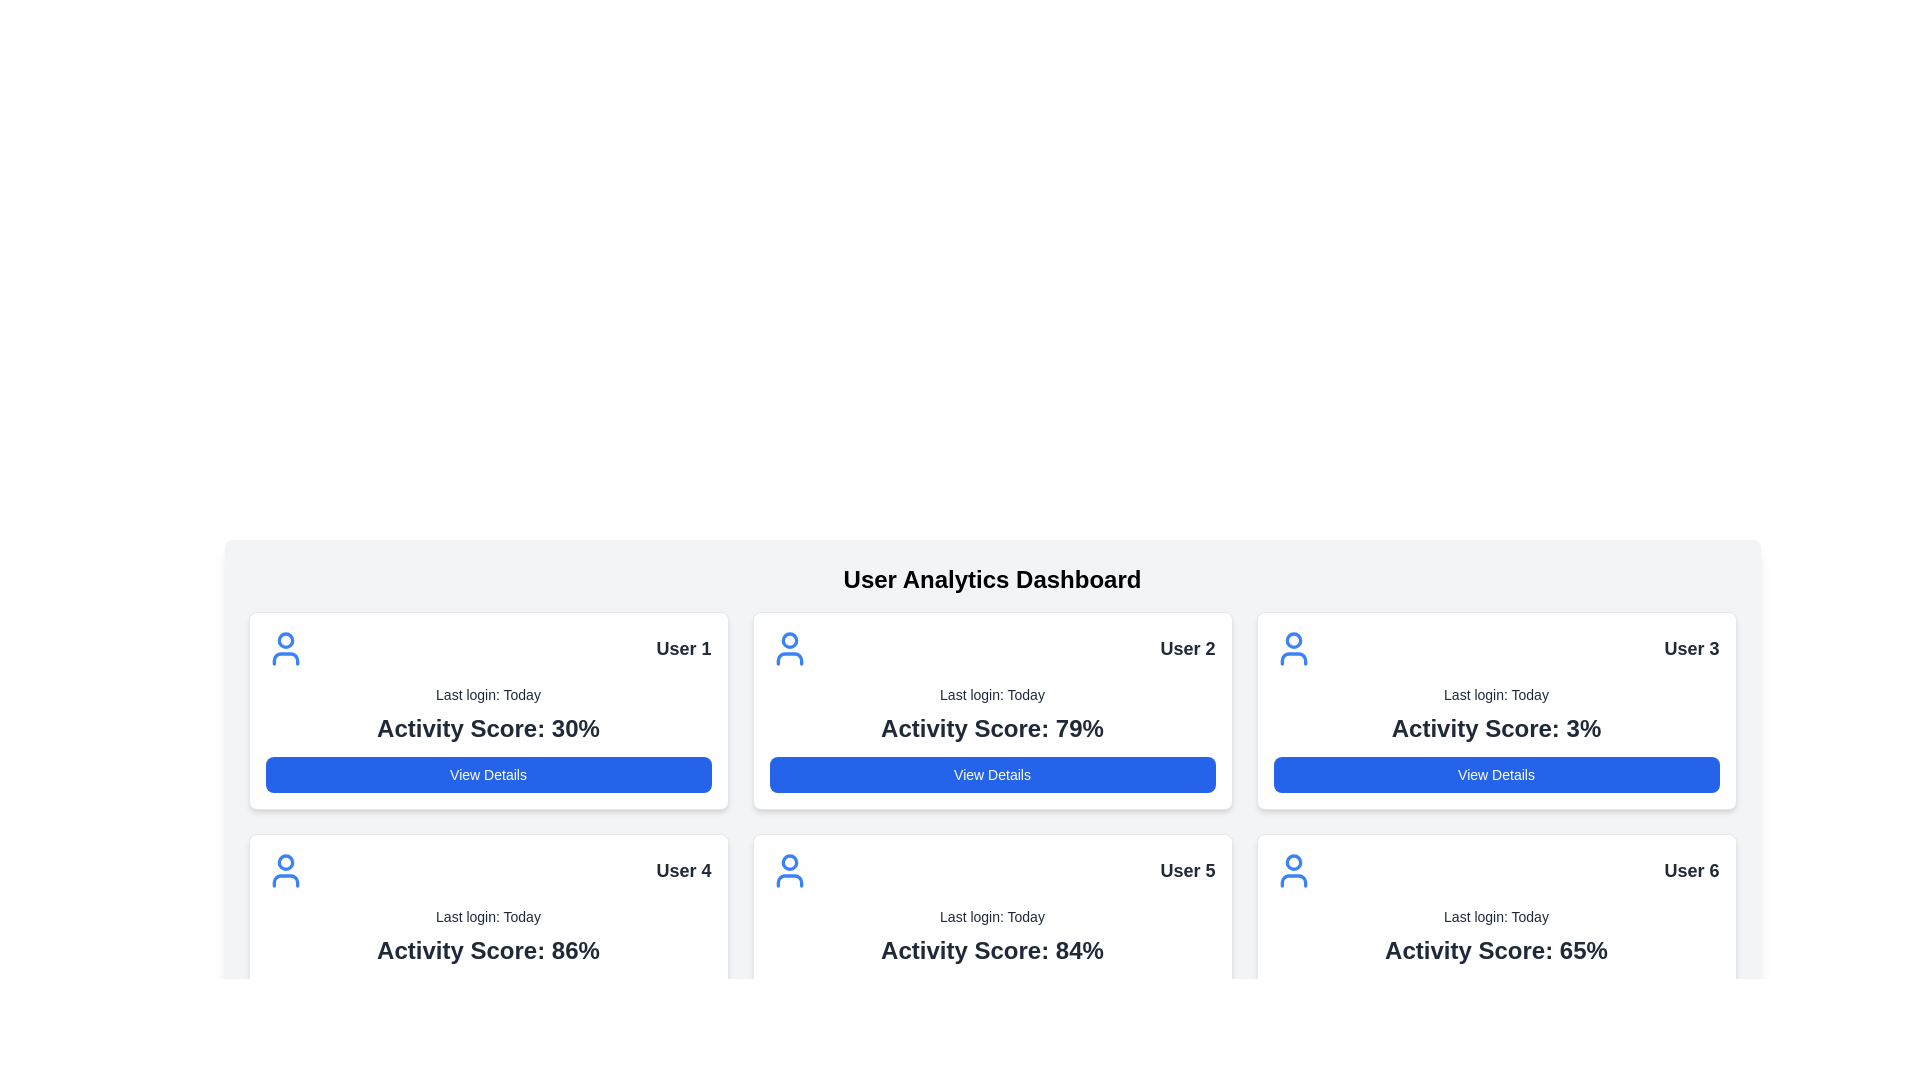  What do you see at coordinates (992, 950) in the screenshot?
I see `the text label displaying 'Activity Score: 84%' located at the bottom of the card widget for 'User 5'` at bounding box center [992, 950].